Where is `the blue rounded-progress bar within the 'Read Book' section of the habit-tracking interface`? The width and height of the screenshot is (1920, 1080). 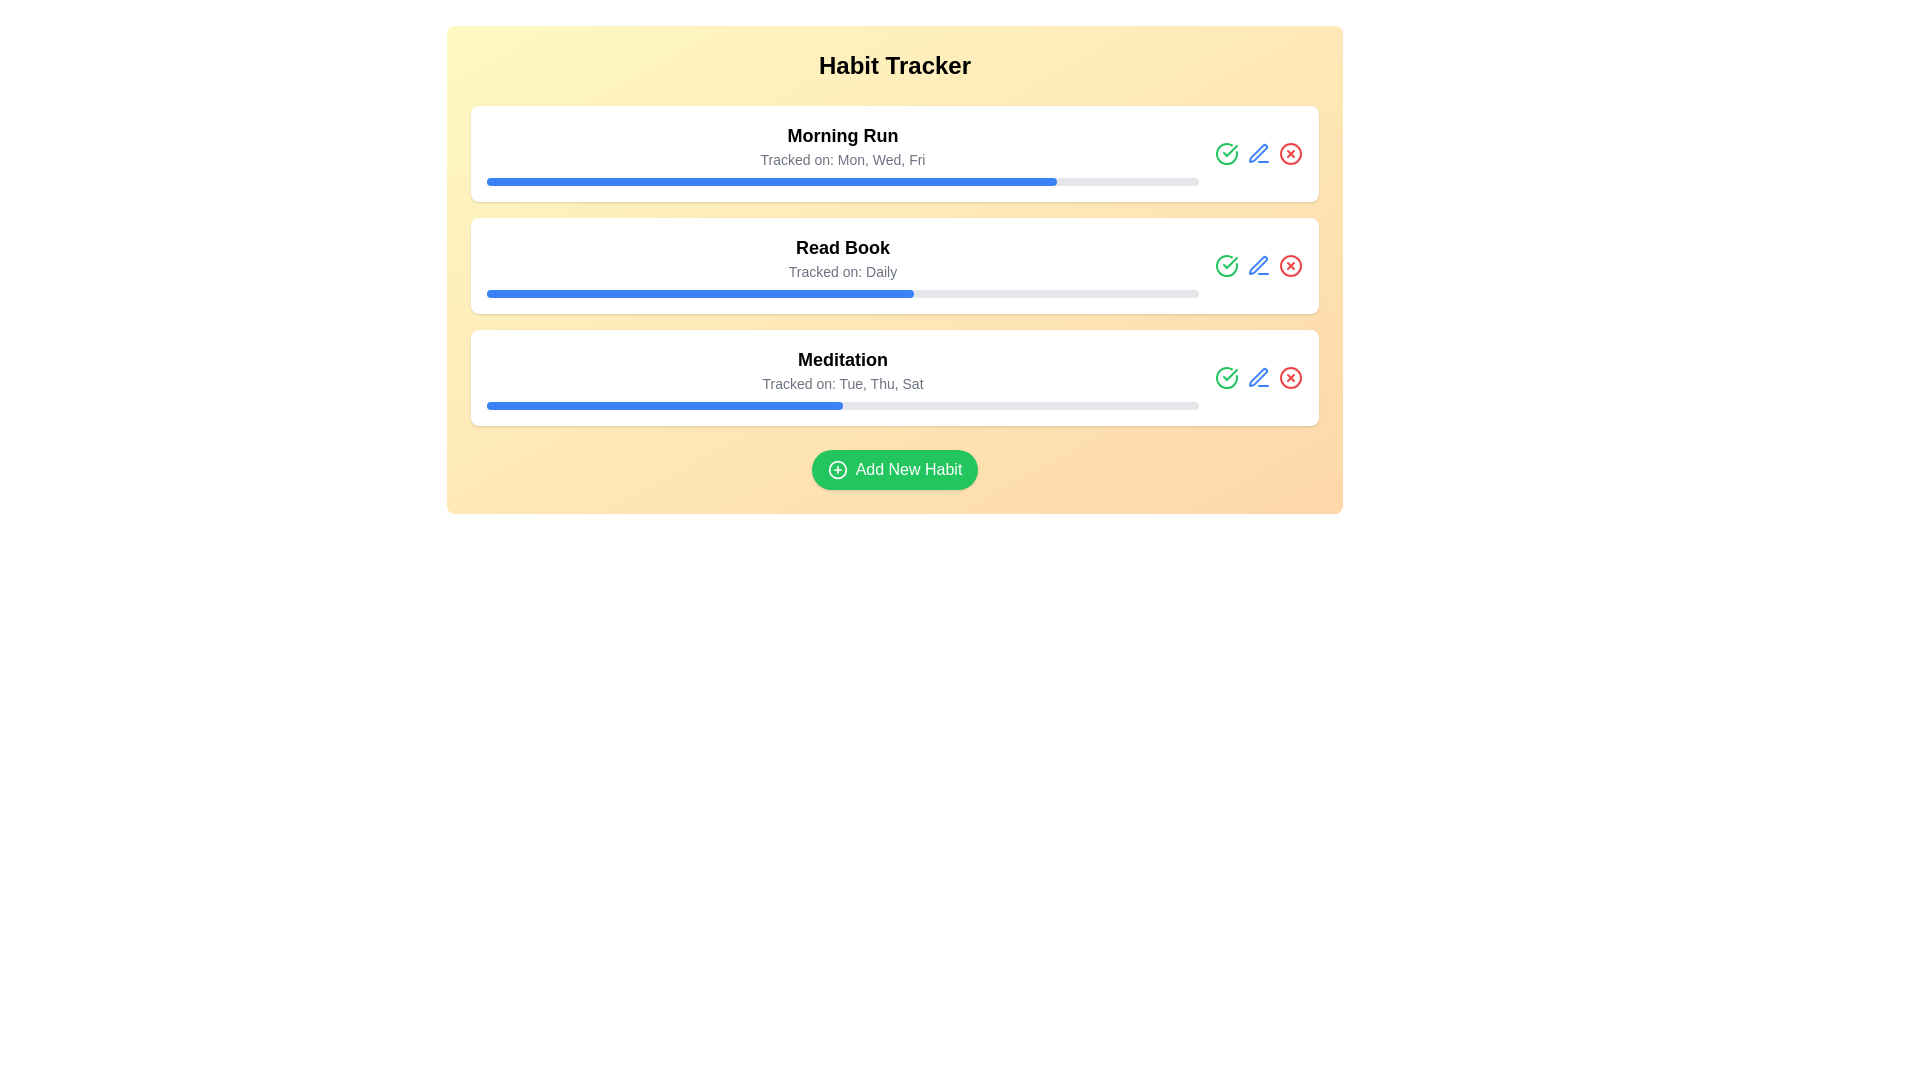
the blue rounded-progress bar within the 'Read Book' section of the habit-tracking interface is located at coordinates (700, 293).